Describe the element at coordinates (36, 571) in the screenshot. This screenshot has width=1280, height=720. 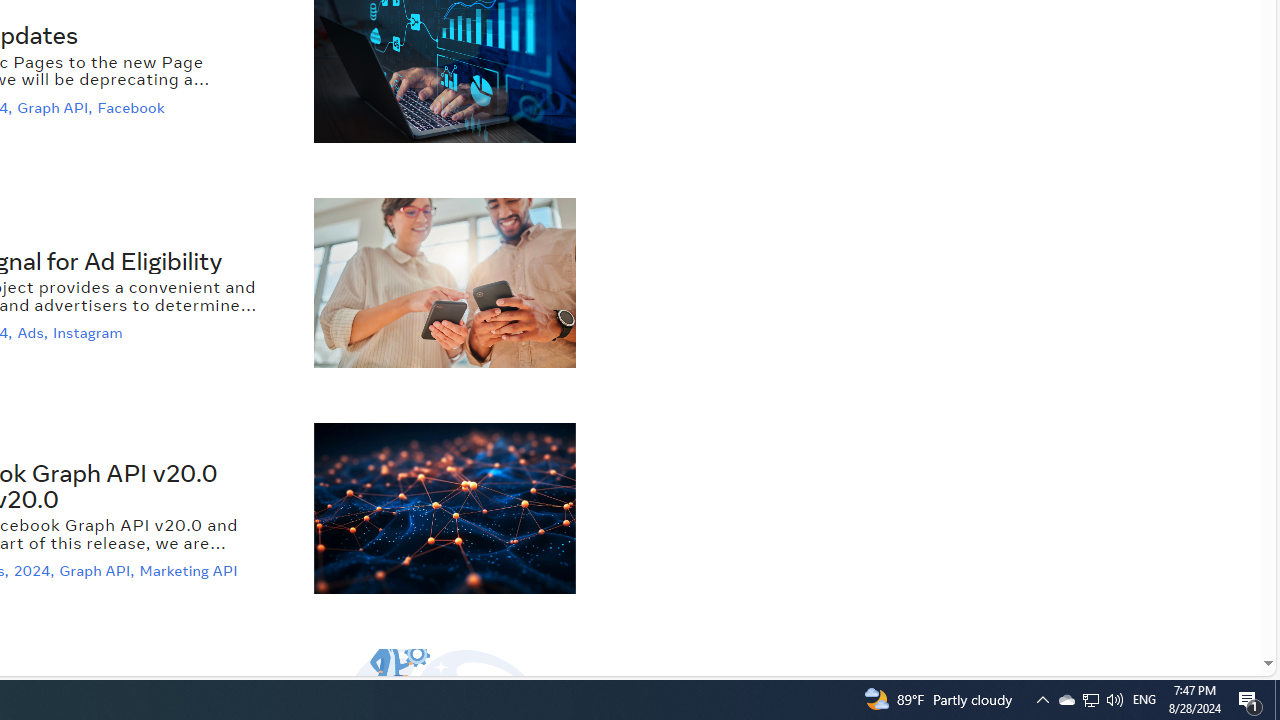
I see `'2024,'` at that location.